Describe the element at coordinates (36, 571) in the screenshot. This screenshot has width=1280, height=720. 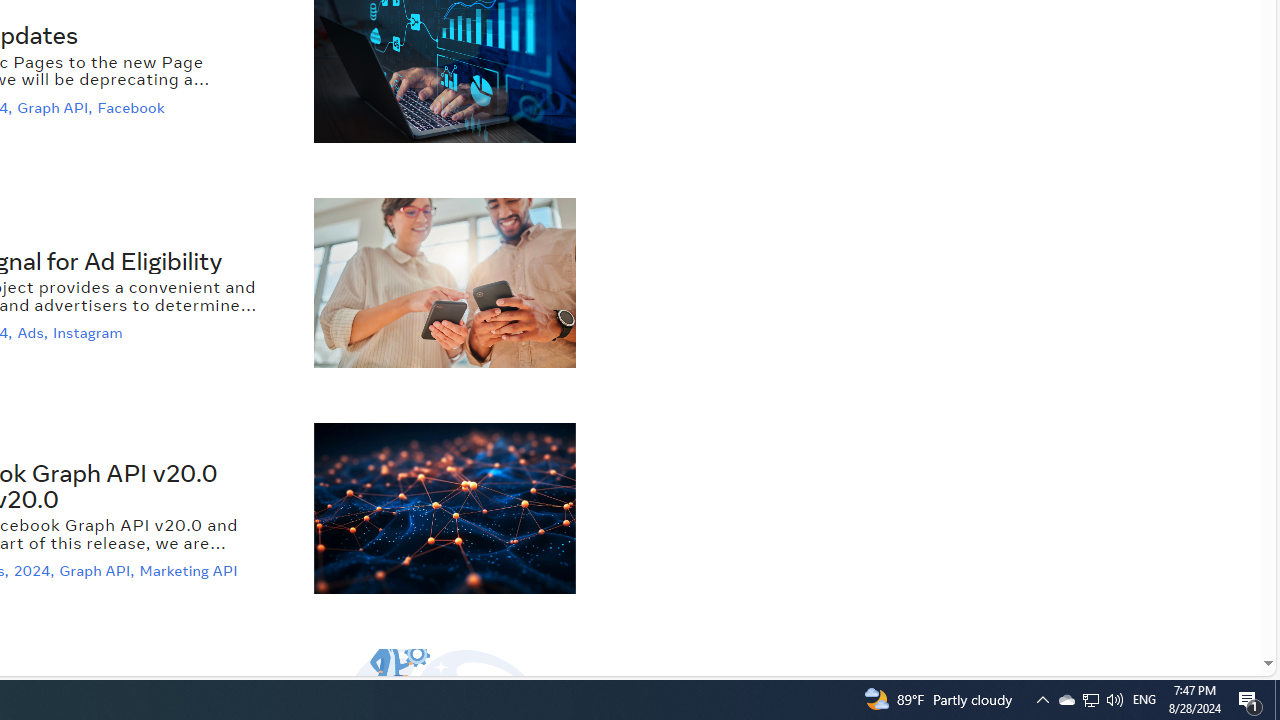
I see `'2024,'` at that location.